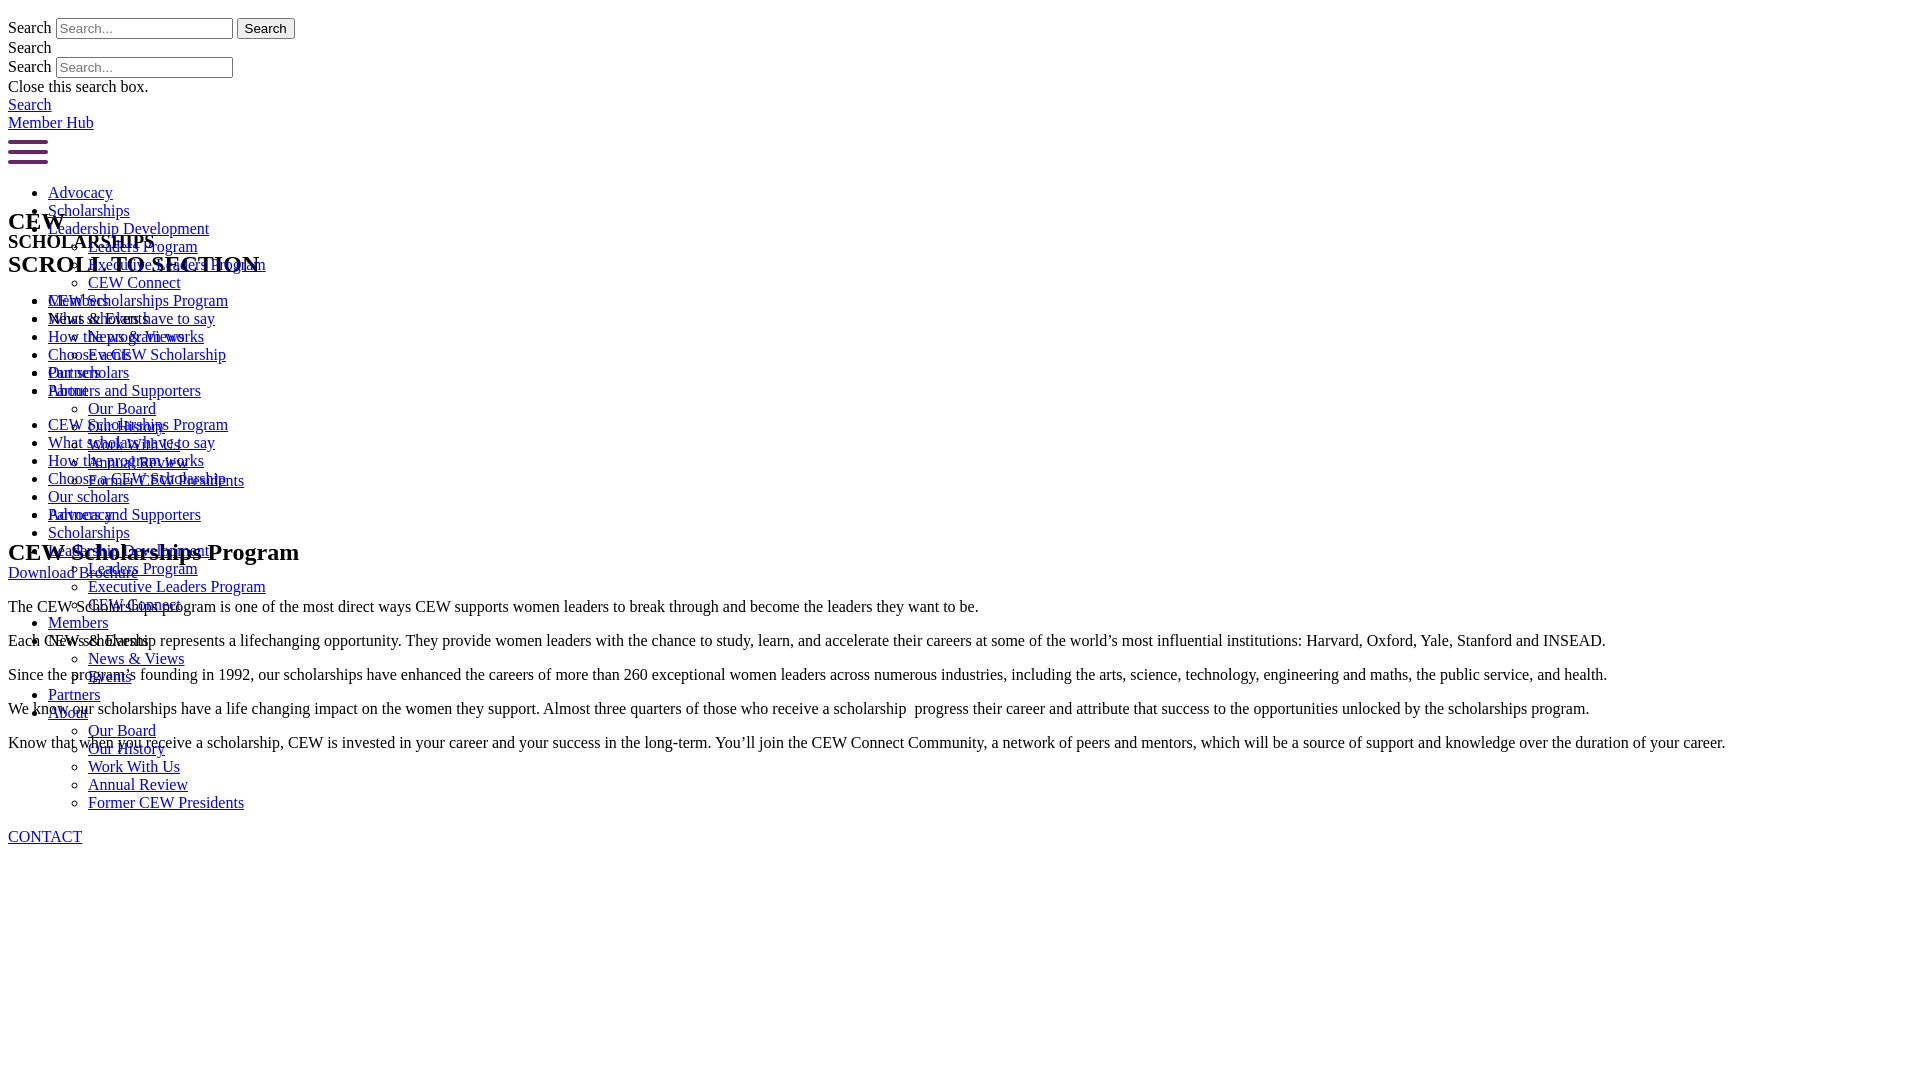 The width and height of the screenshot is (1920, 1080). I want to click on 'Members', so click(77, 621).